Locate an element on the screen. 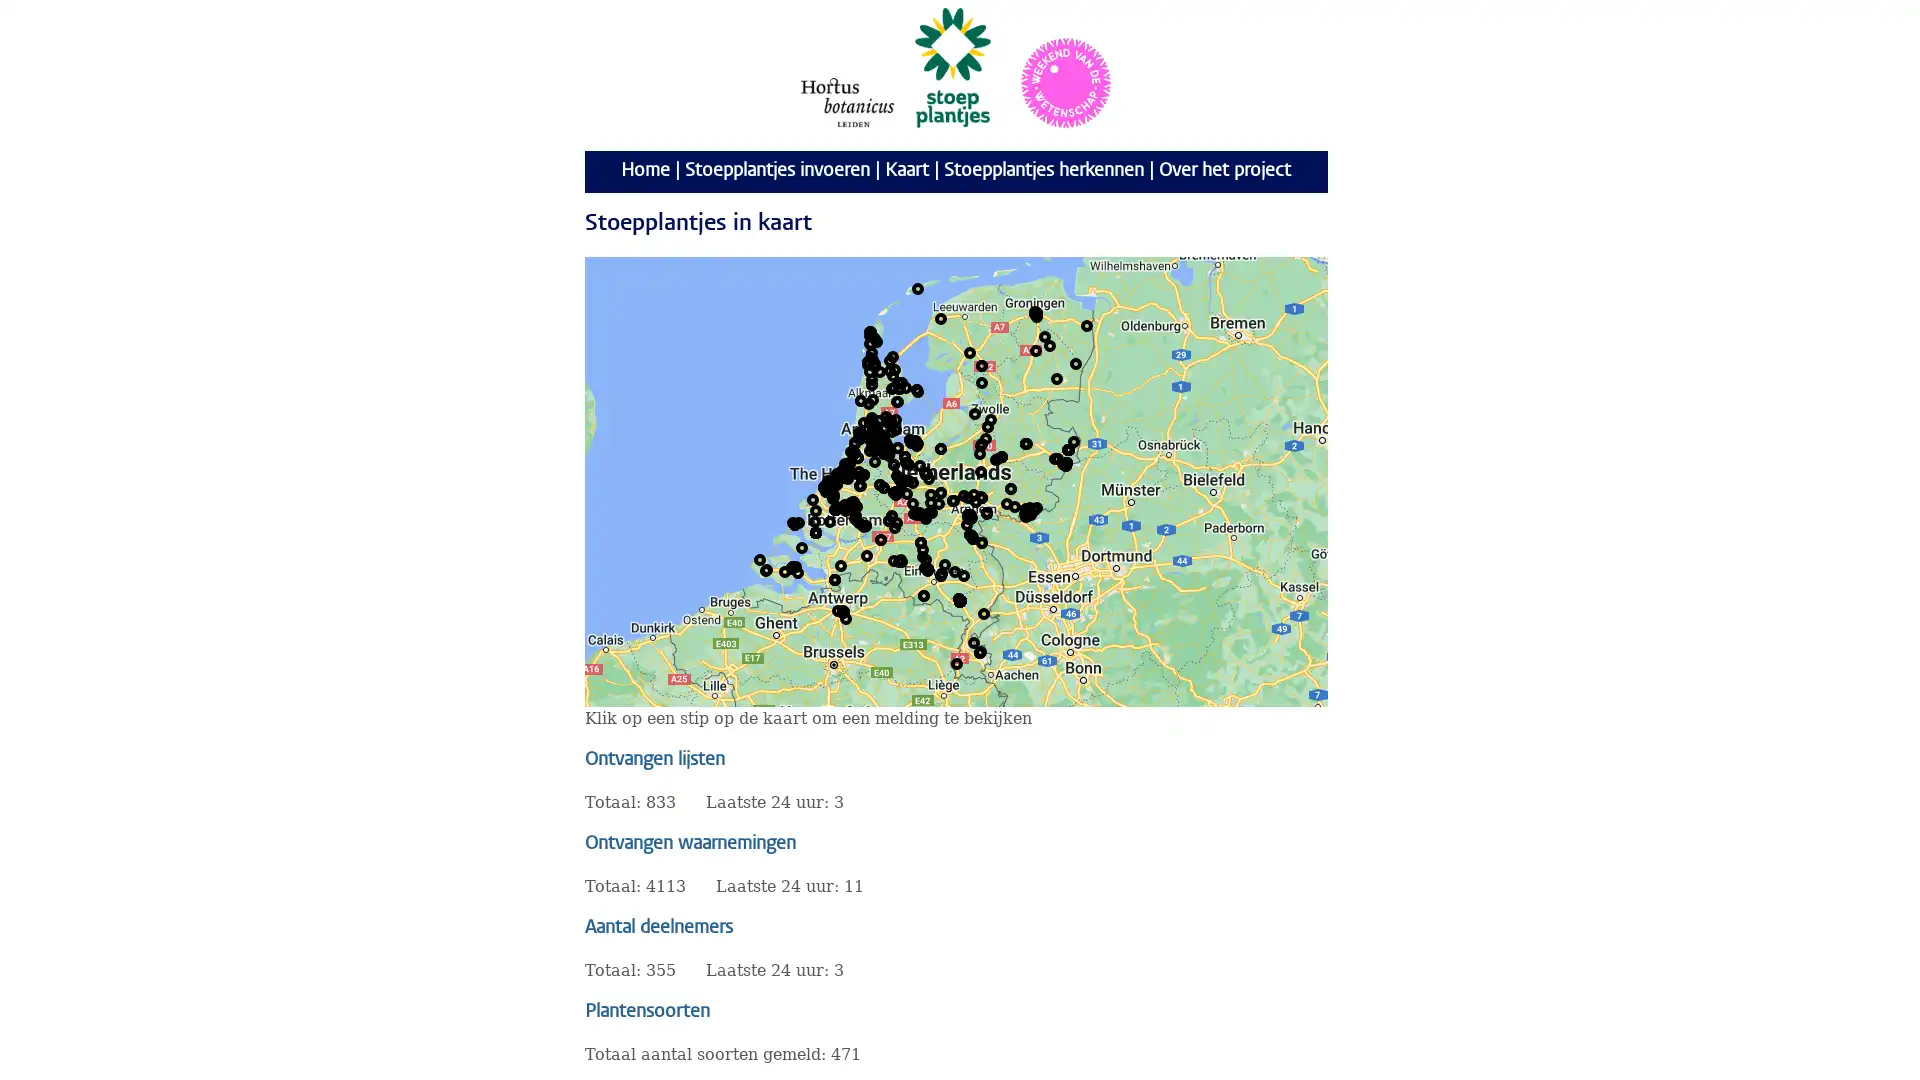 The height and width of the screenshot is (1080, 1920). Telling van Annemiek Z op 18 mei 2022 is located at coordinates (831, 486).